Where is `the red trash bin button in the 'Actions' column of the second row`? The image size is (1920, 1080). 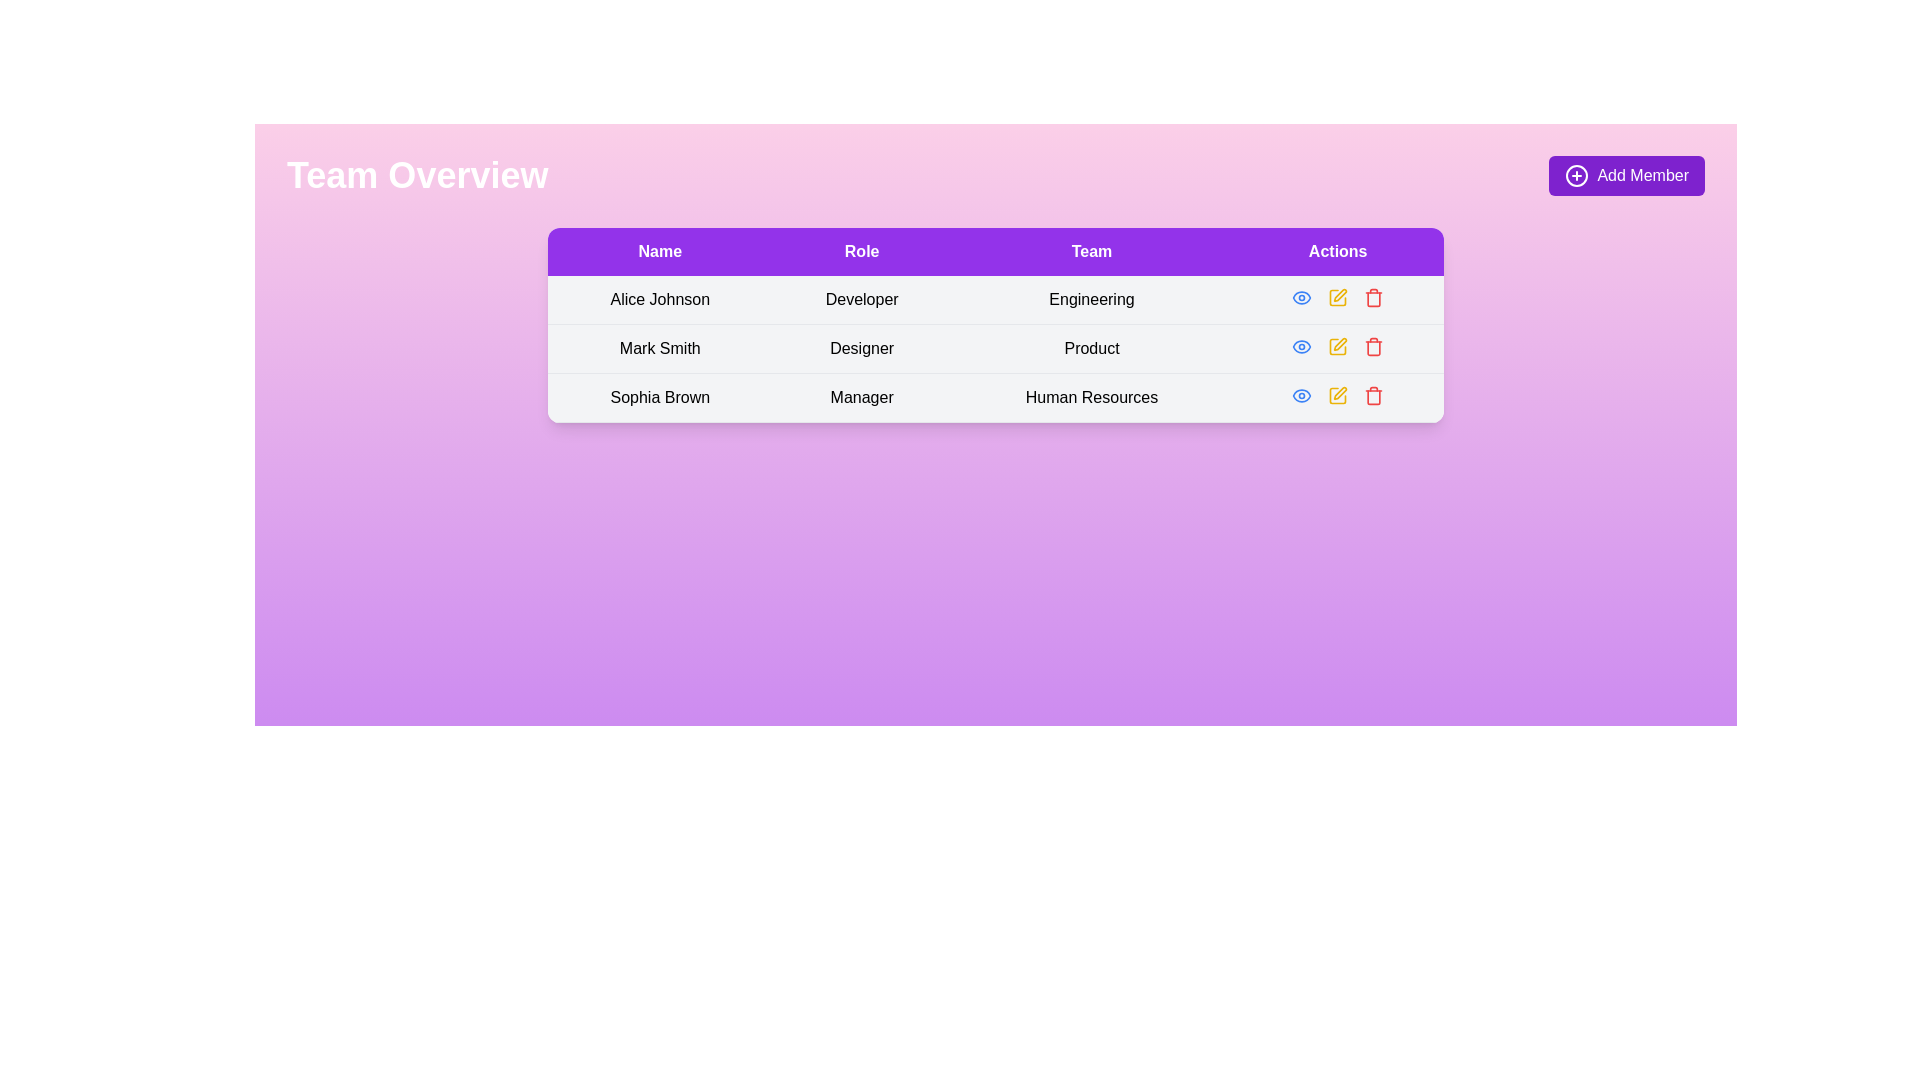
the red trash bin button in the 'Actions' column of the second row is located at coordinates (1372, 346).